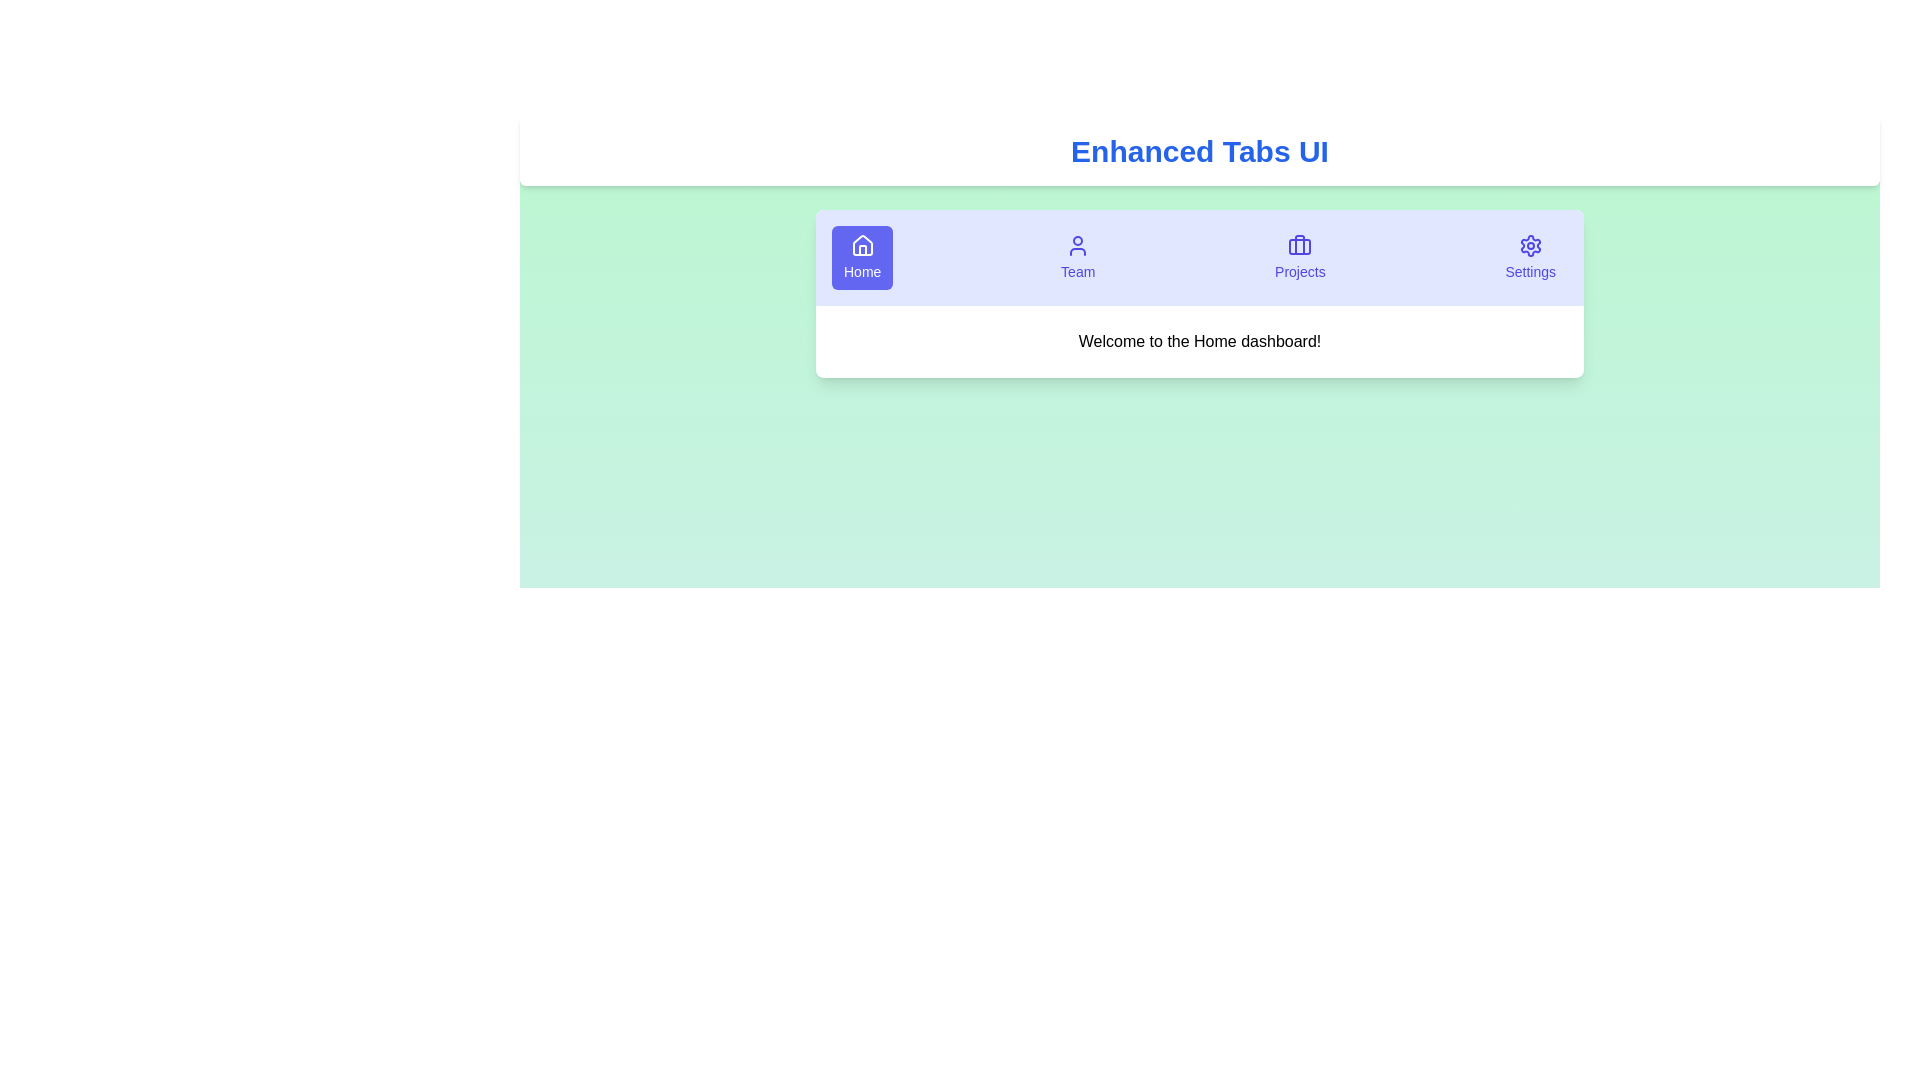  What do you see at coordinates (1529, 245) in the screenshot?
I see `the settings icon represented as a cogwheel located in the settings tab on the rightmost side of the navigation bar` at bounding box center [1529, 245].